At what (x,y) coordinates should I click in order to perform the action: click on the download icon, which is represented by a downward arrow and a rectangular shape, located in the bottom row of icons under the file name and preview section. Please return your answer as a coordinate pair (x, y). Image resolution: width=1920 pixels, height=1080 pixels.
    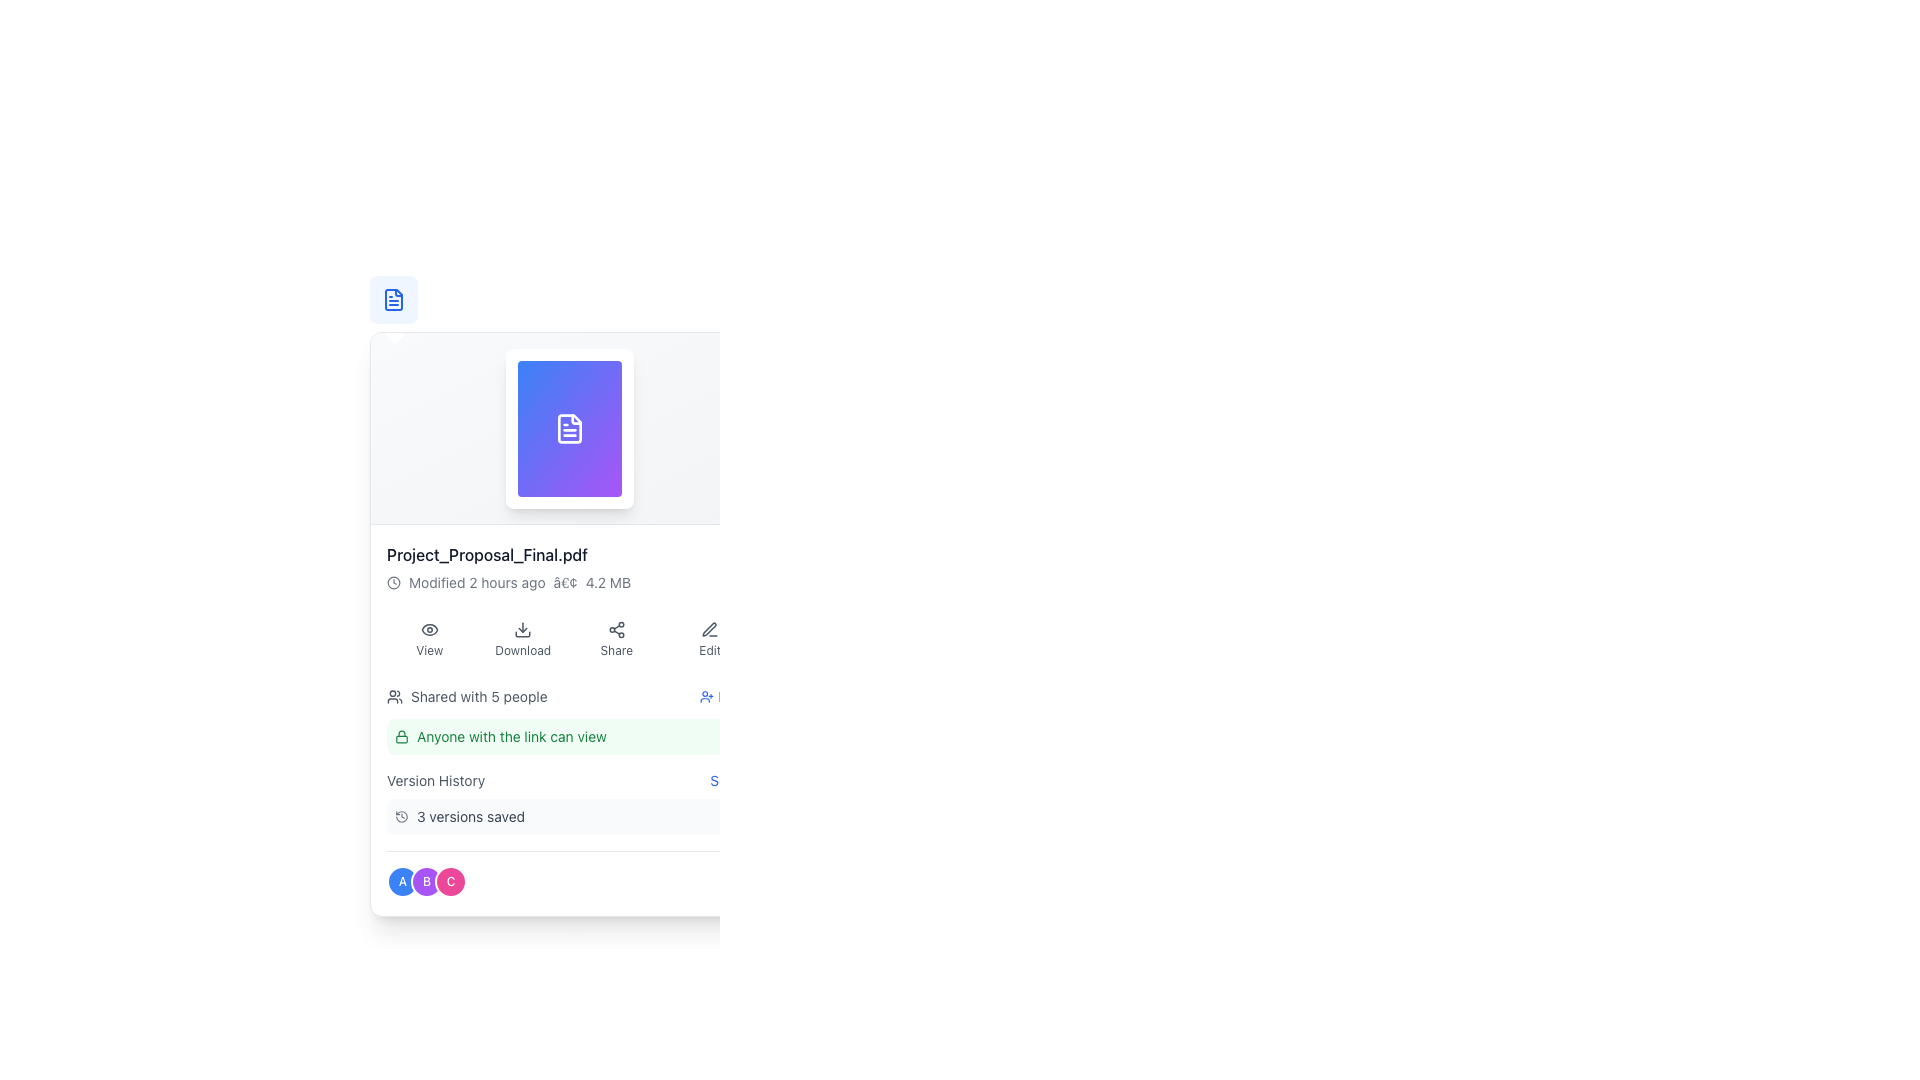
    Looking at the image, I should click on (523, 628).